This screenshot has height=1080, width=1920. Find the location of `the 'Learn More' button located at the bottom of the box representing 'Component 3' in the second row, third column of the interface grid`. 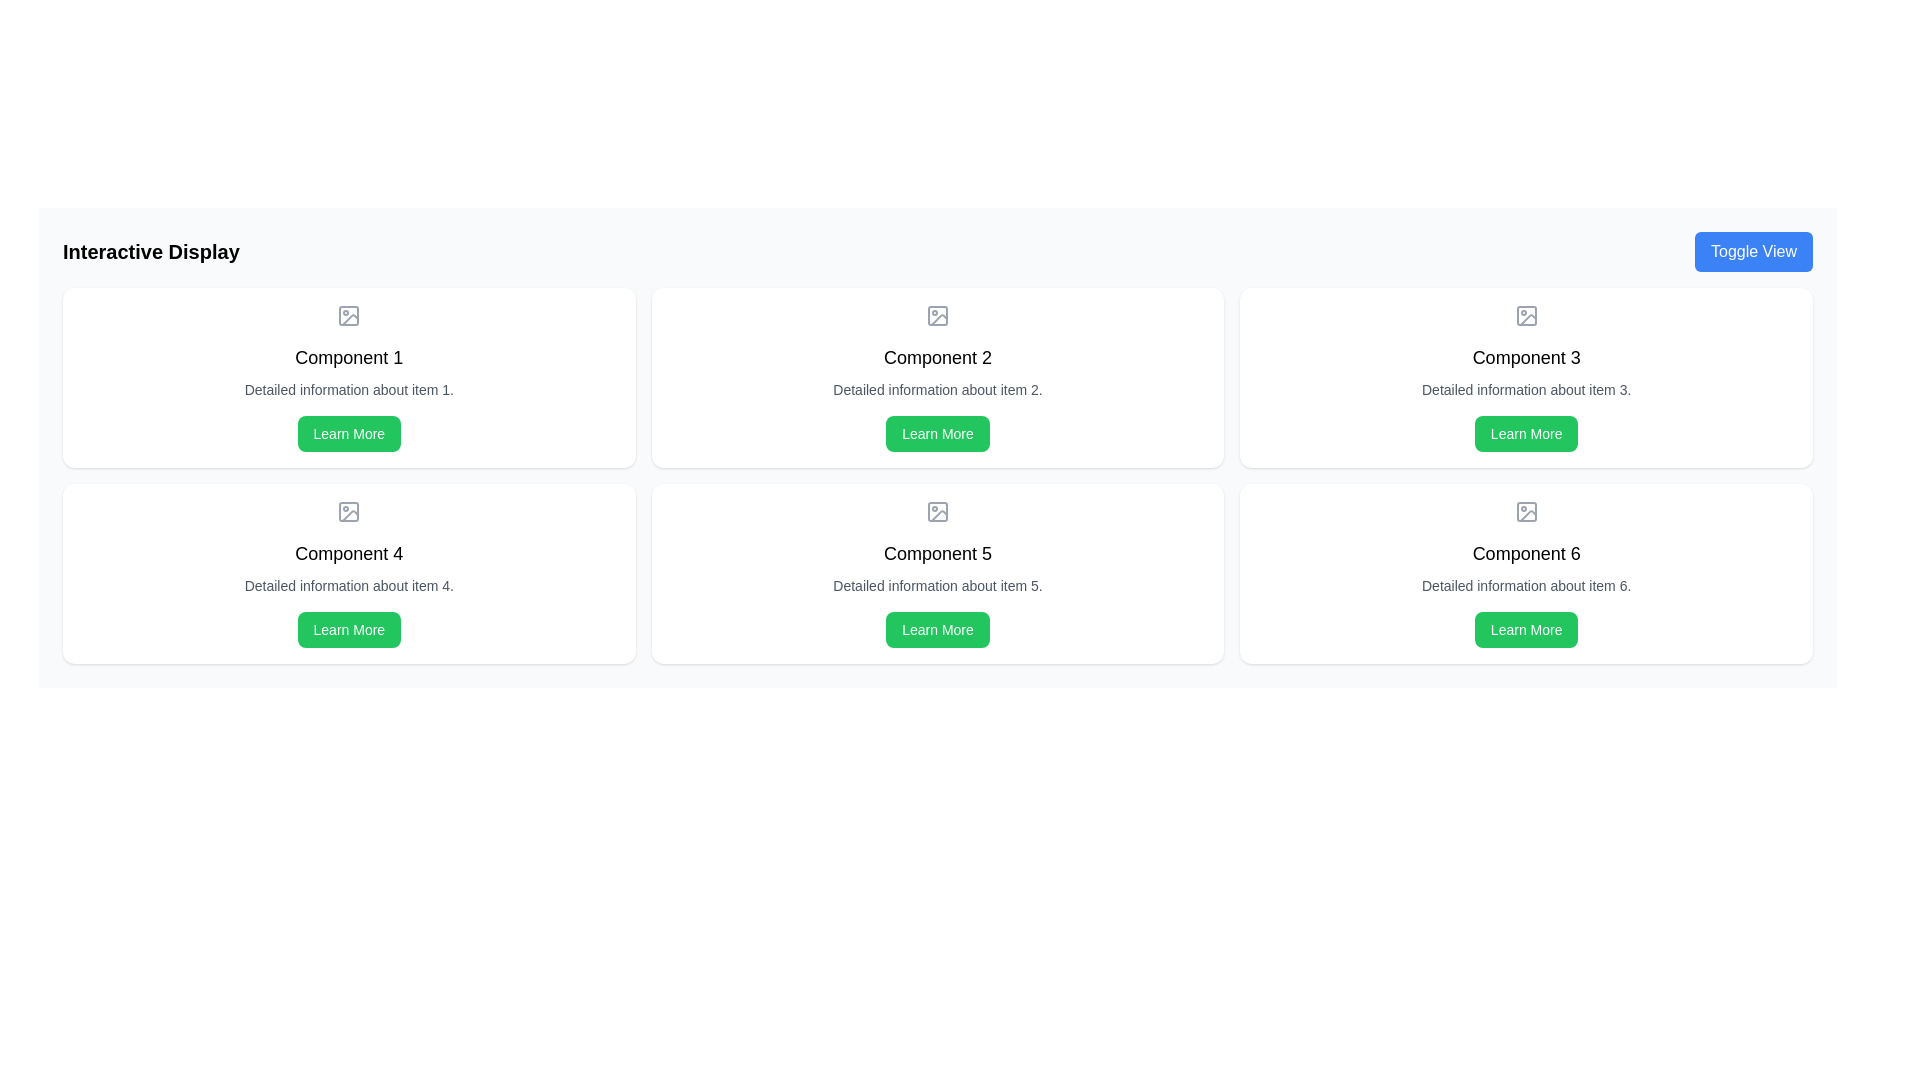

the 'Learn More' button located at the bottom of the box representing 'Component 3' in the second row, third column of the interface grid is located at coordinates (1525, 433).